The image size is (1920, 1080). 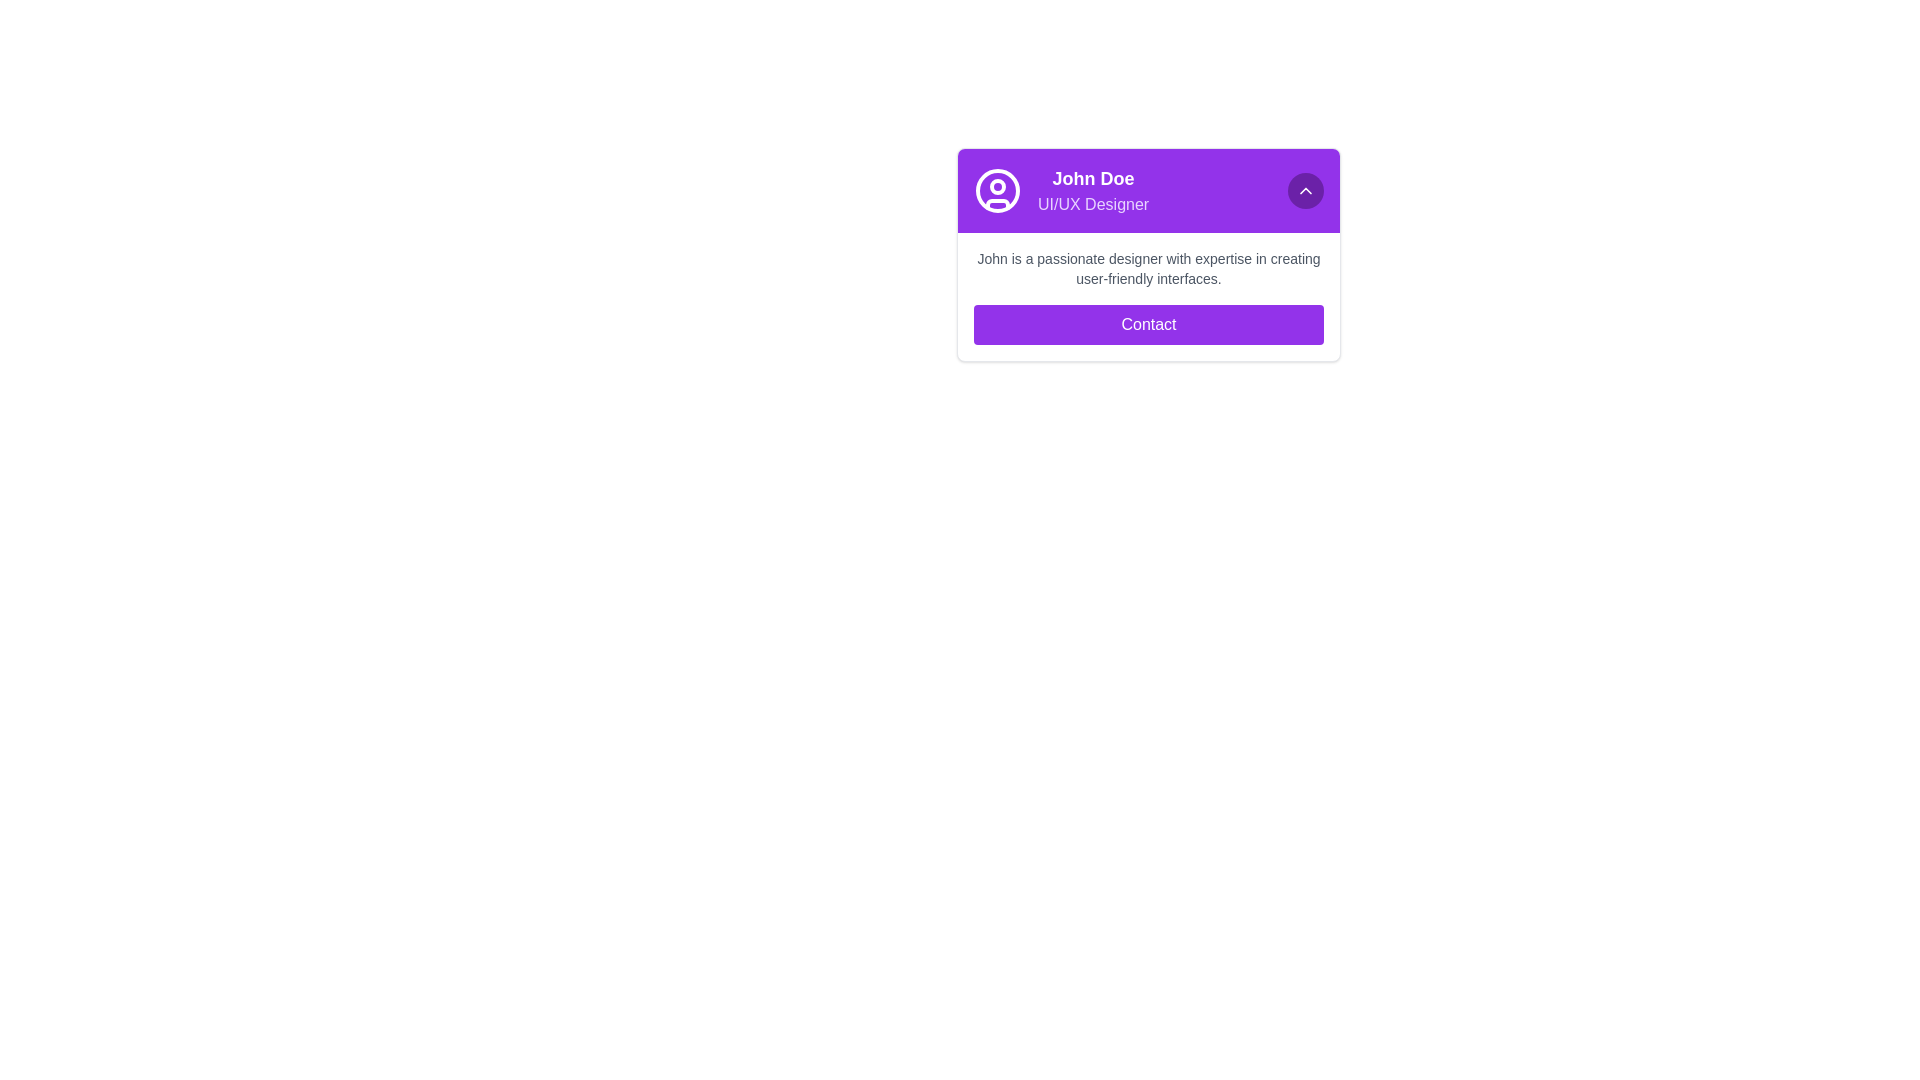 What do you see at coordinates (1092, 191) in the screenshot?
I see `displayed information from the text label showing 'John Doe, UI/UX Designer' located at the top of the purple card panel, centered between the user icon and the upward chevron indicator` at bounding box center [1092, 191].